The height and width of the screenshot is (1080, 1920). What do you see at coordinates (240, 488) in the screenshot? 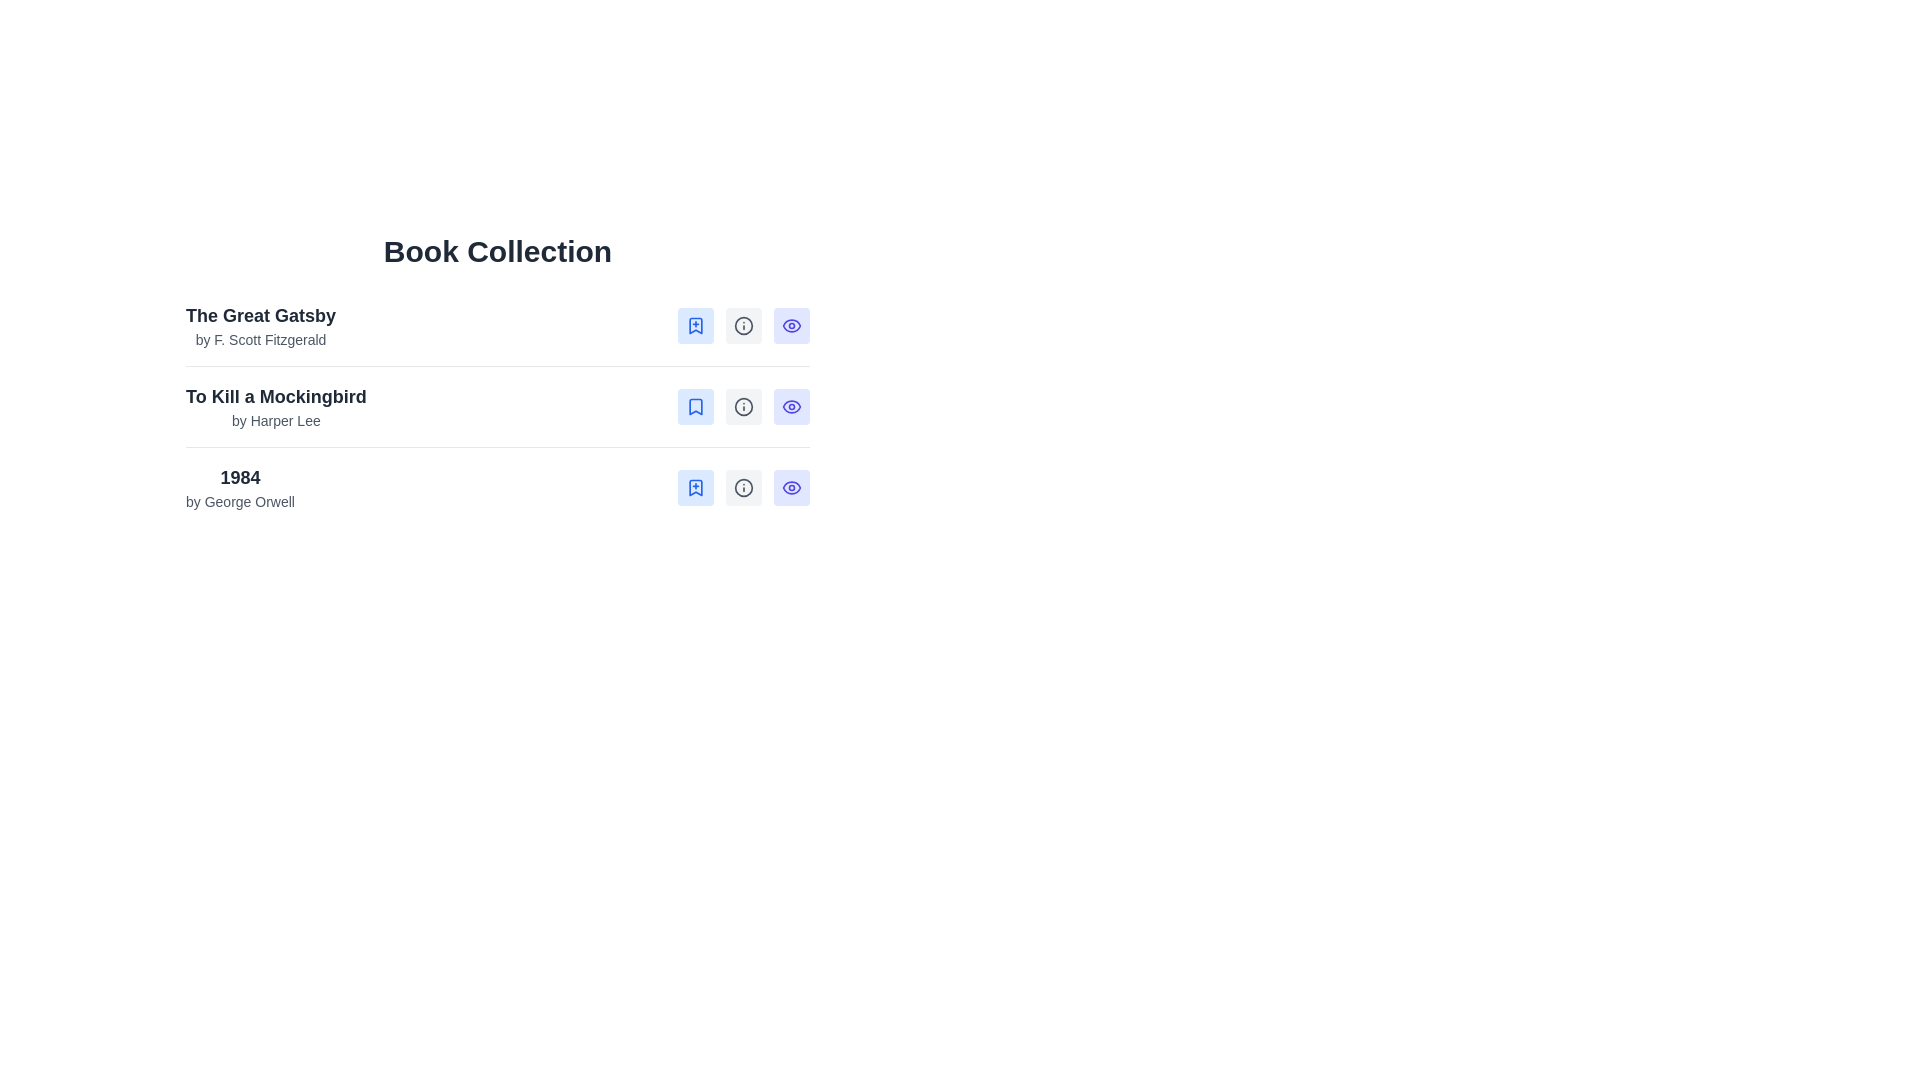
I see `the text label displaying '1984' by George Orwell, which is the third entry in a list of books` at bounding box center [240, 488].